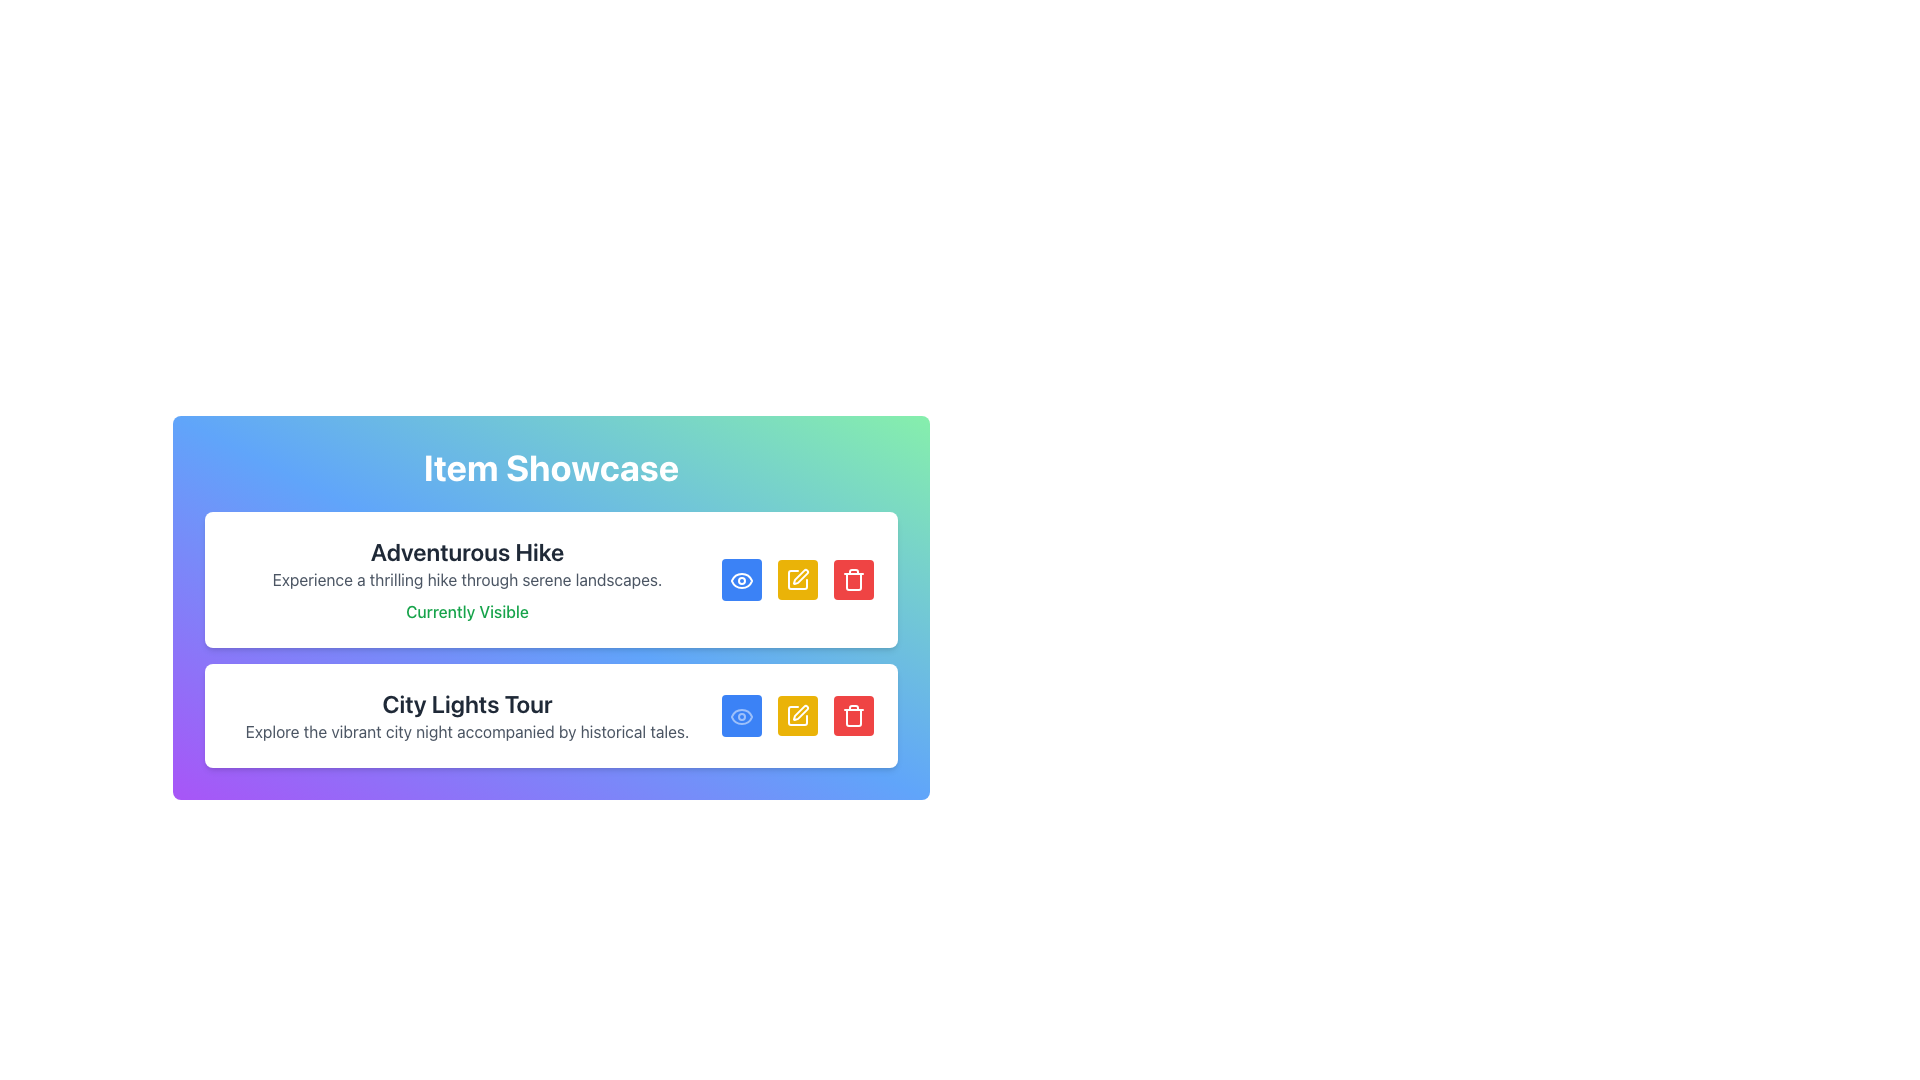 This screenshot has height=1080, width=1920. Describe the element at coordinates (801, 577) in the screenshot. I see `the middle button in the action toolbar under the 'City Lights Tour' section to receive a tooltip describing its function` at that location.